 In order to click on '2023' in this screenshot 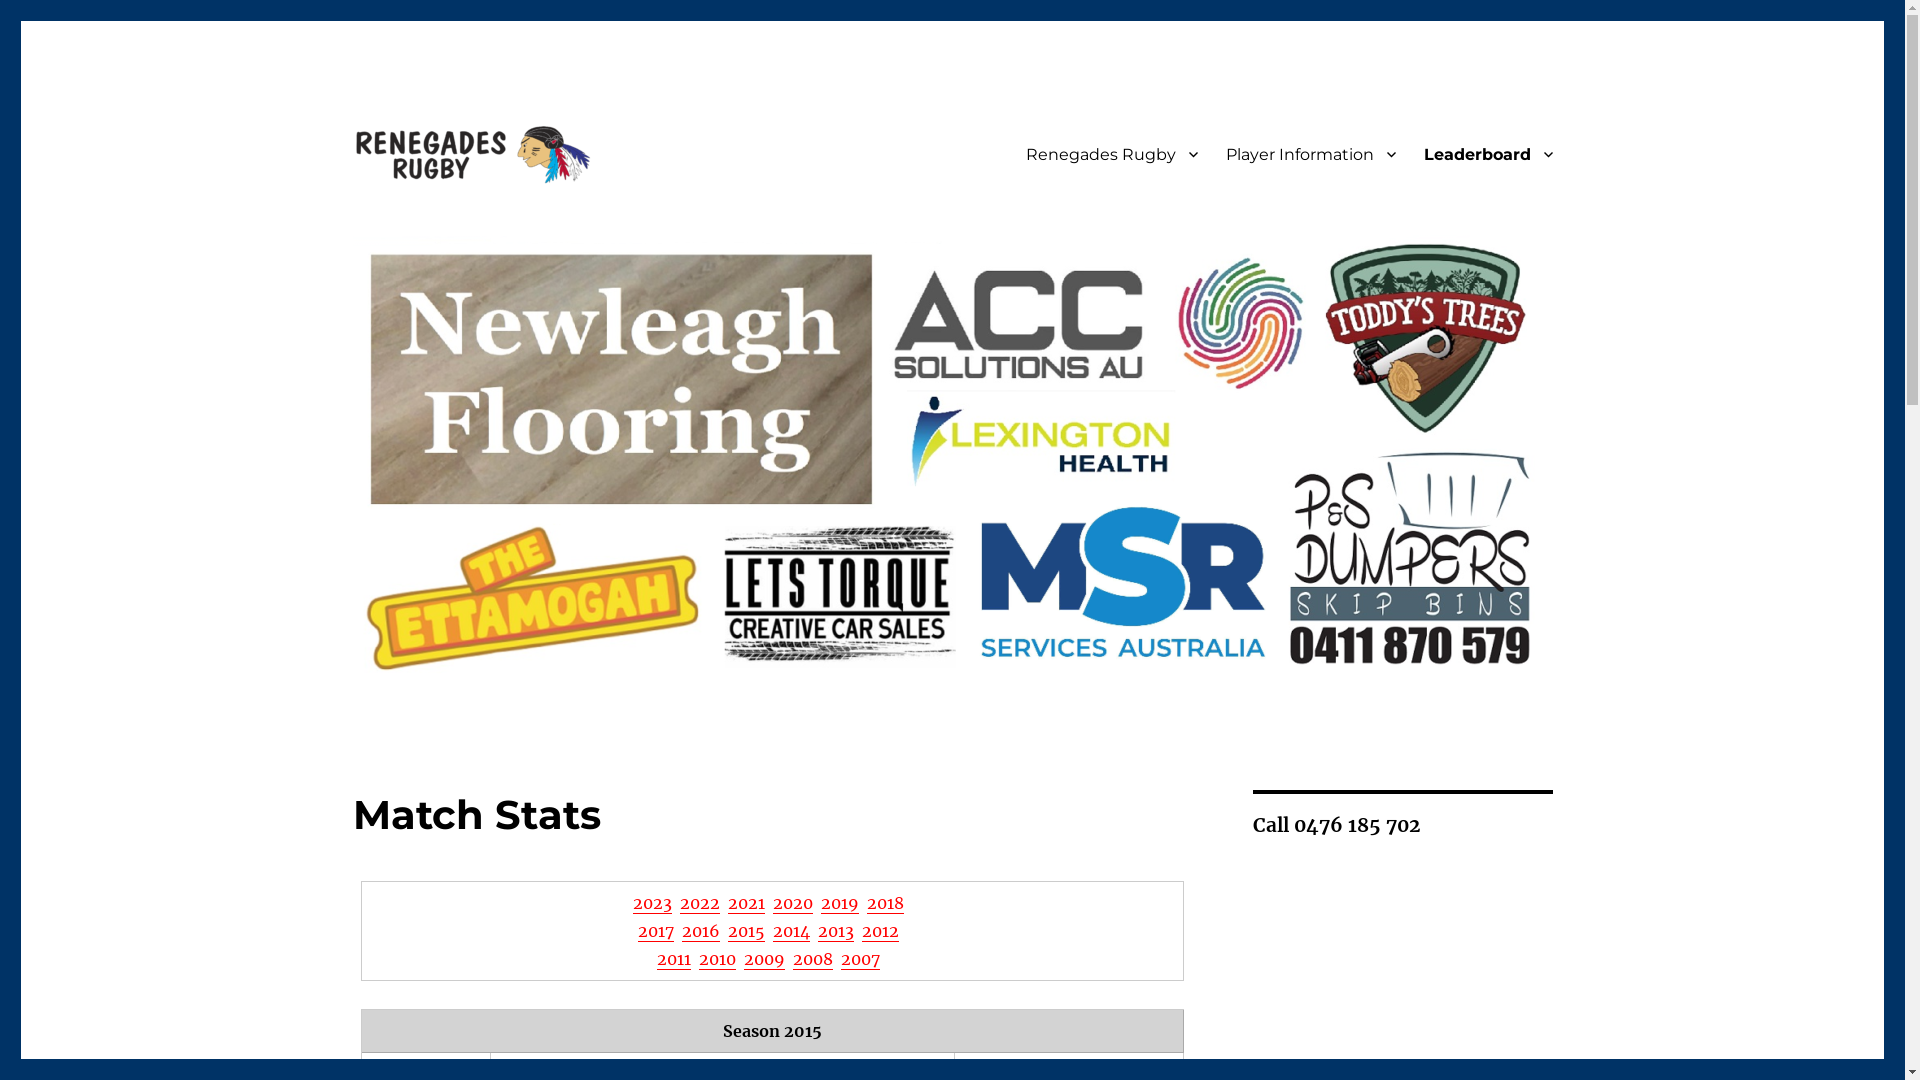, I will do `click(632, 902)`.